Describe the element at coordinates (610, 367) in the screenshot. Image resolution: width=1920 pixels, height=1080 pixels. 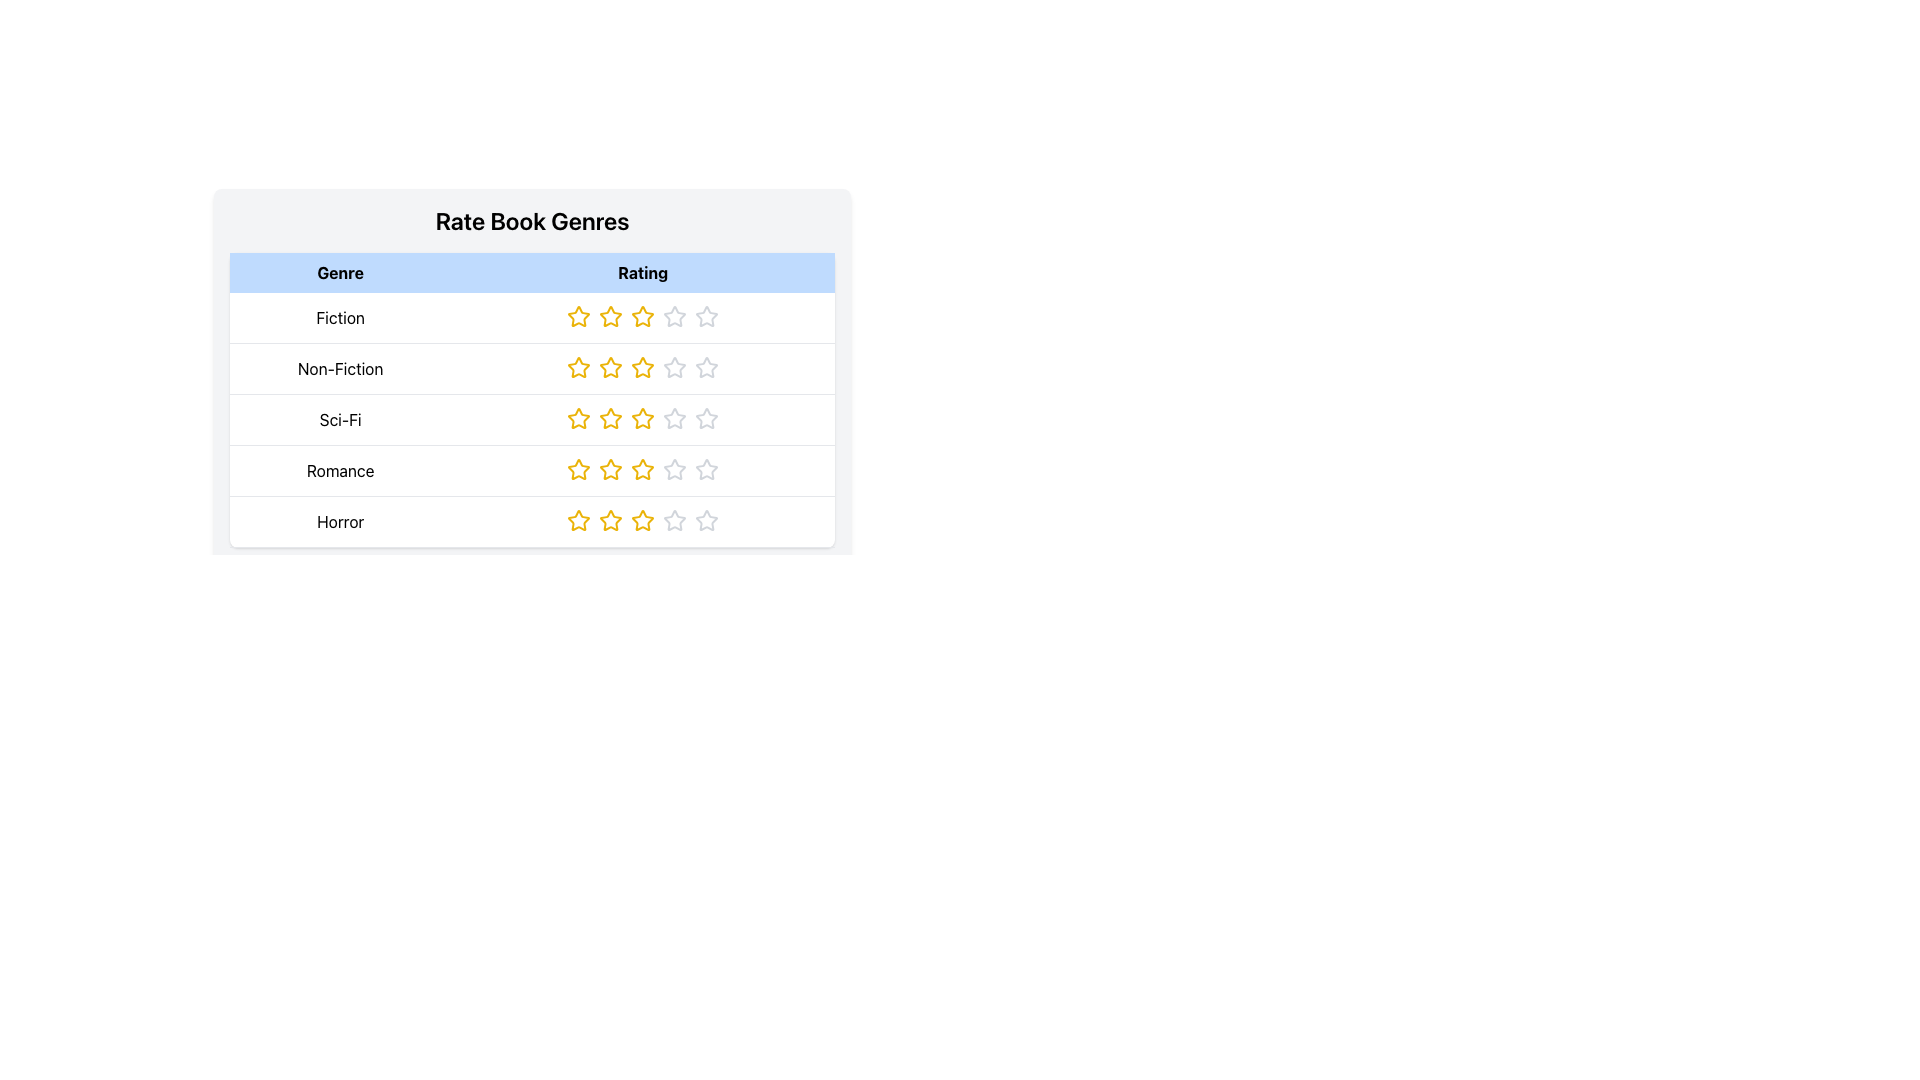
I see `the second star-shaped icon with a golden-yellow outline in the 'Non-Fiction' ratings table to provide a rating` at that location.